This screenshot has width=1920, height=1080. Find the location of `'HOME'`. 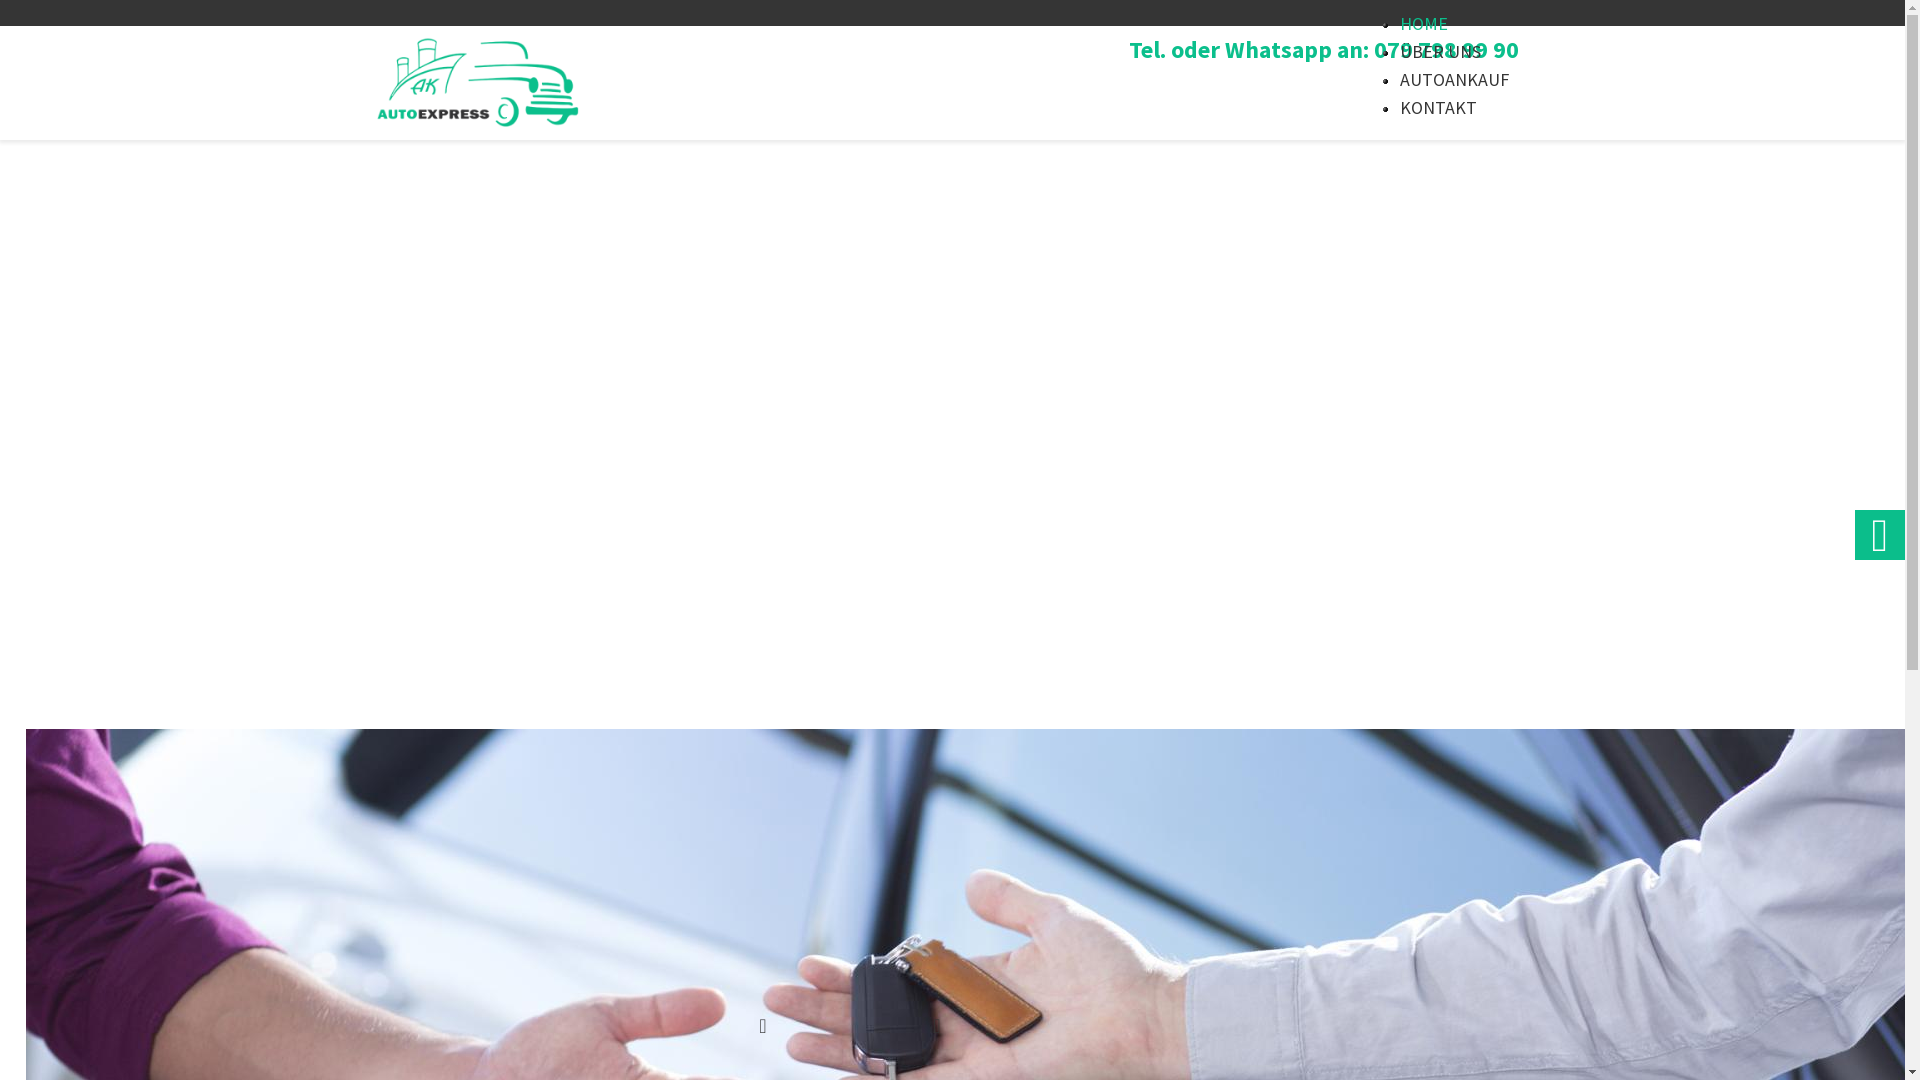

'HOME' is located at coordinates (1423, 23).